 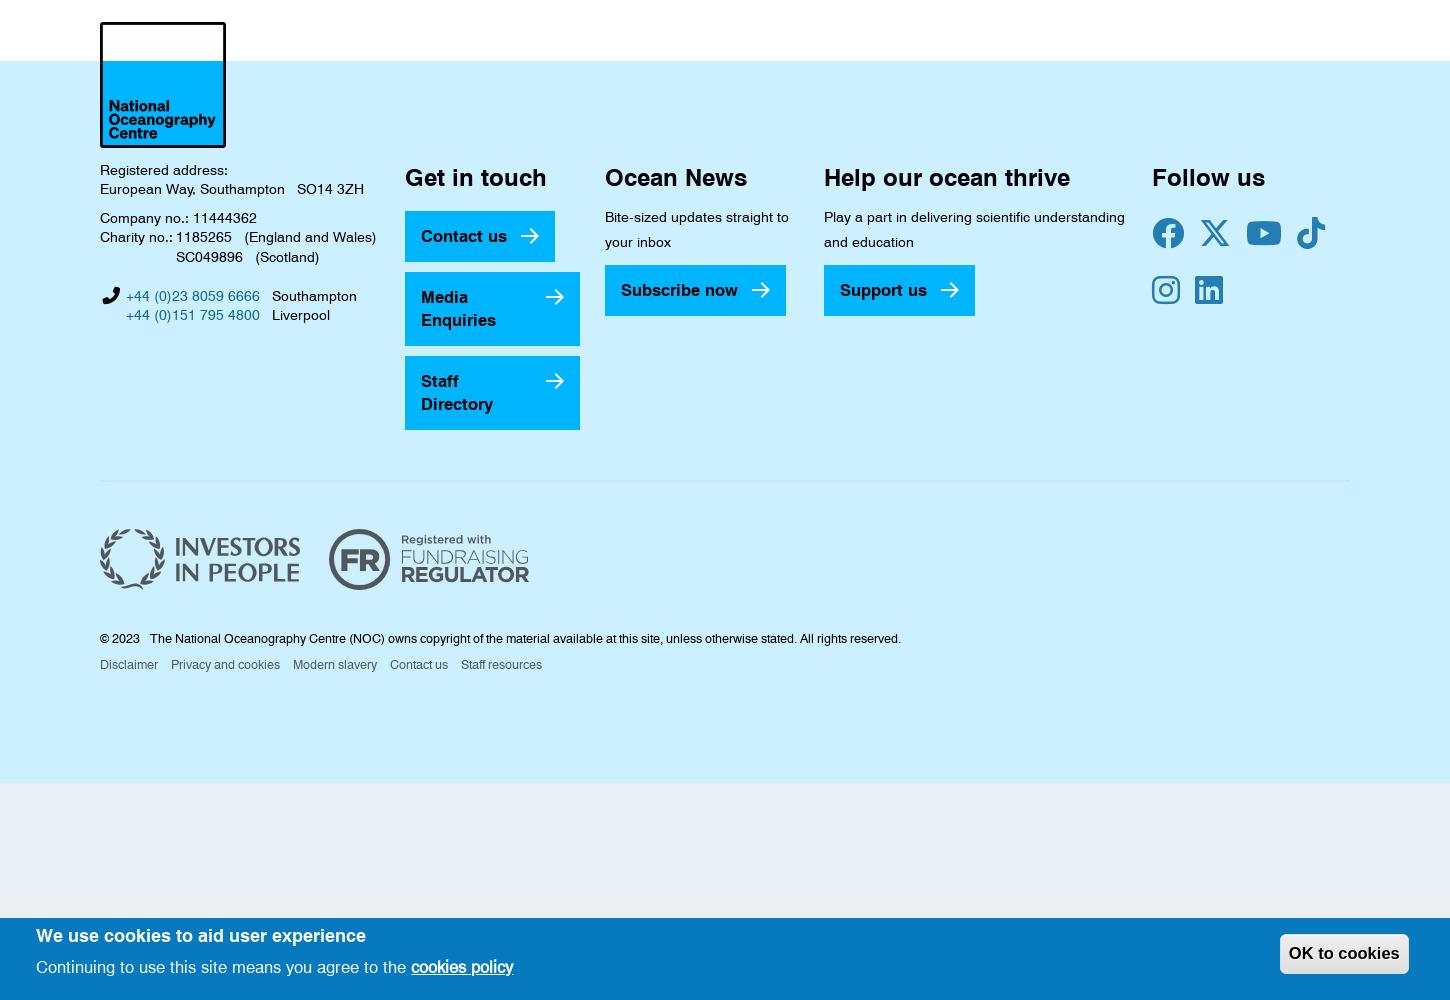 What do you see at coordinates (974, 228) in the screenshot?
I see `'Play a part in delivering scientific understanding and education'` at bounding box center [974, 228].